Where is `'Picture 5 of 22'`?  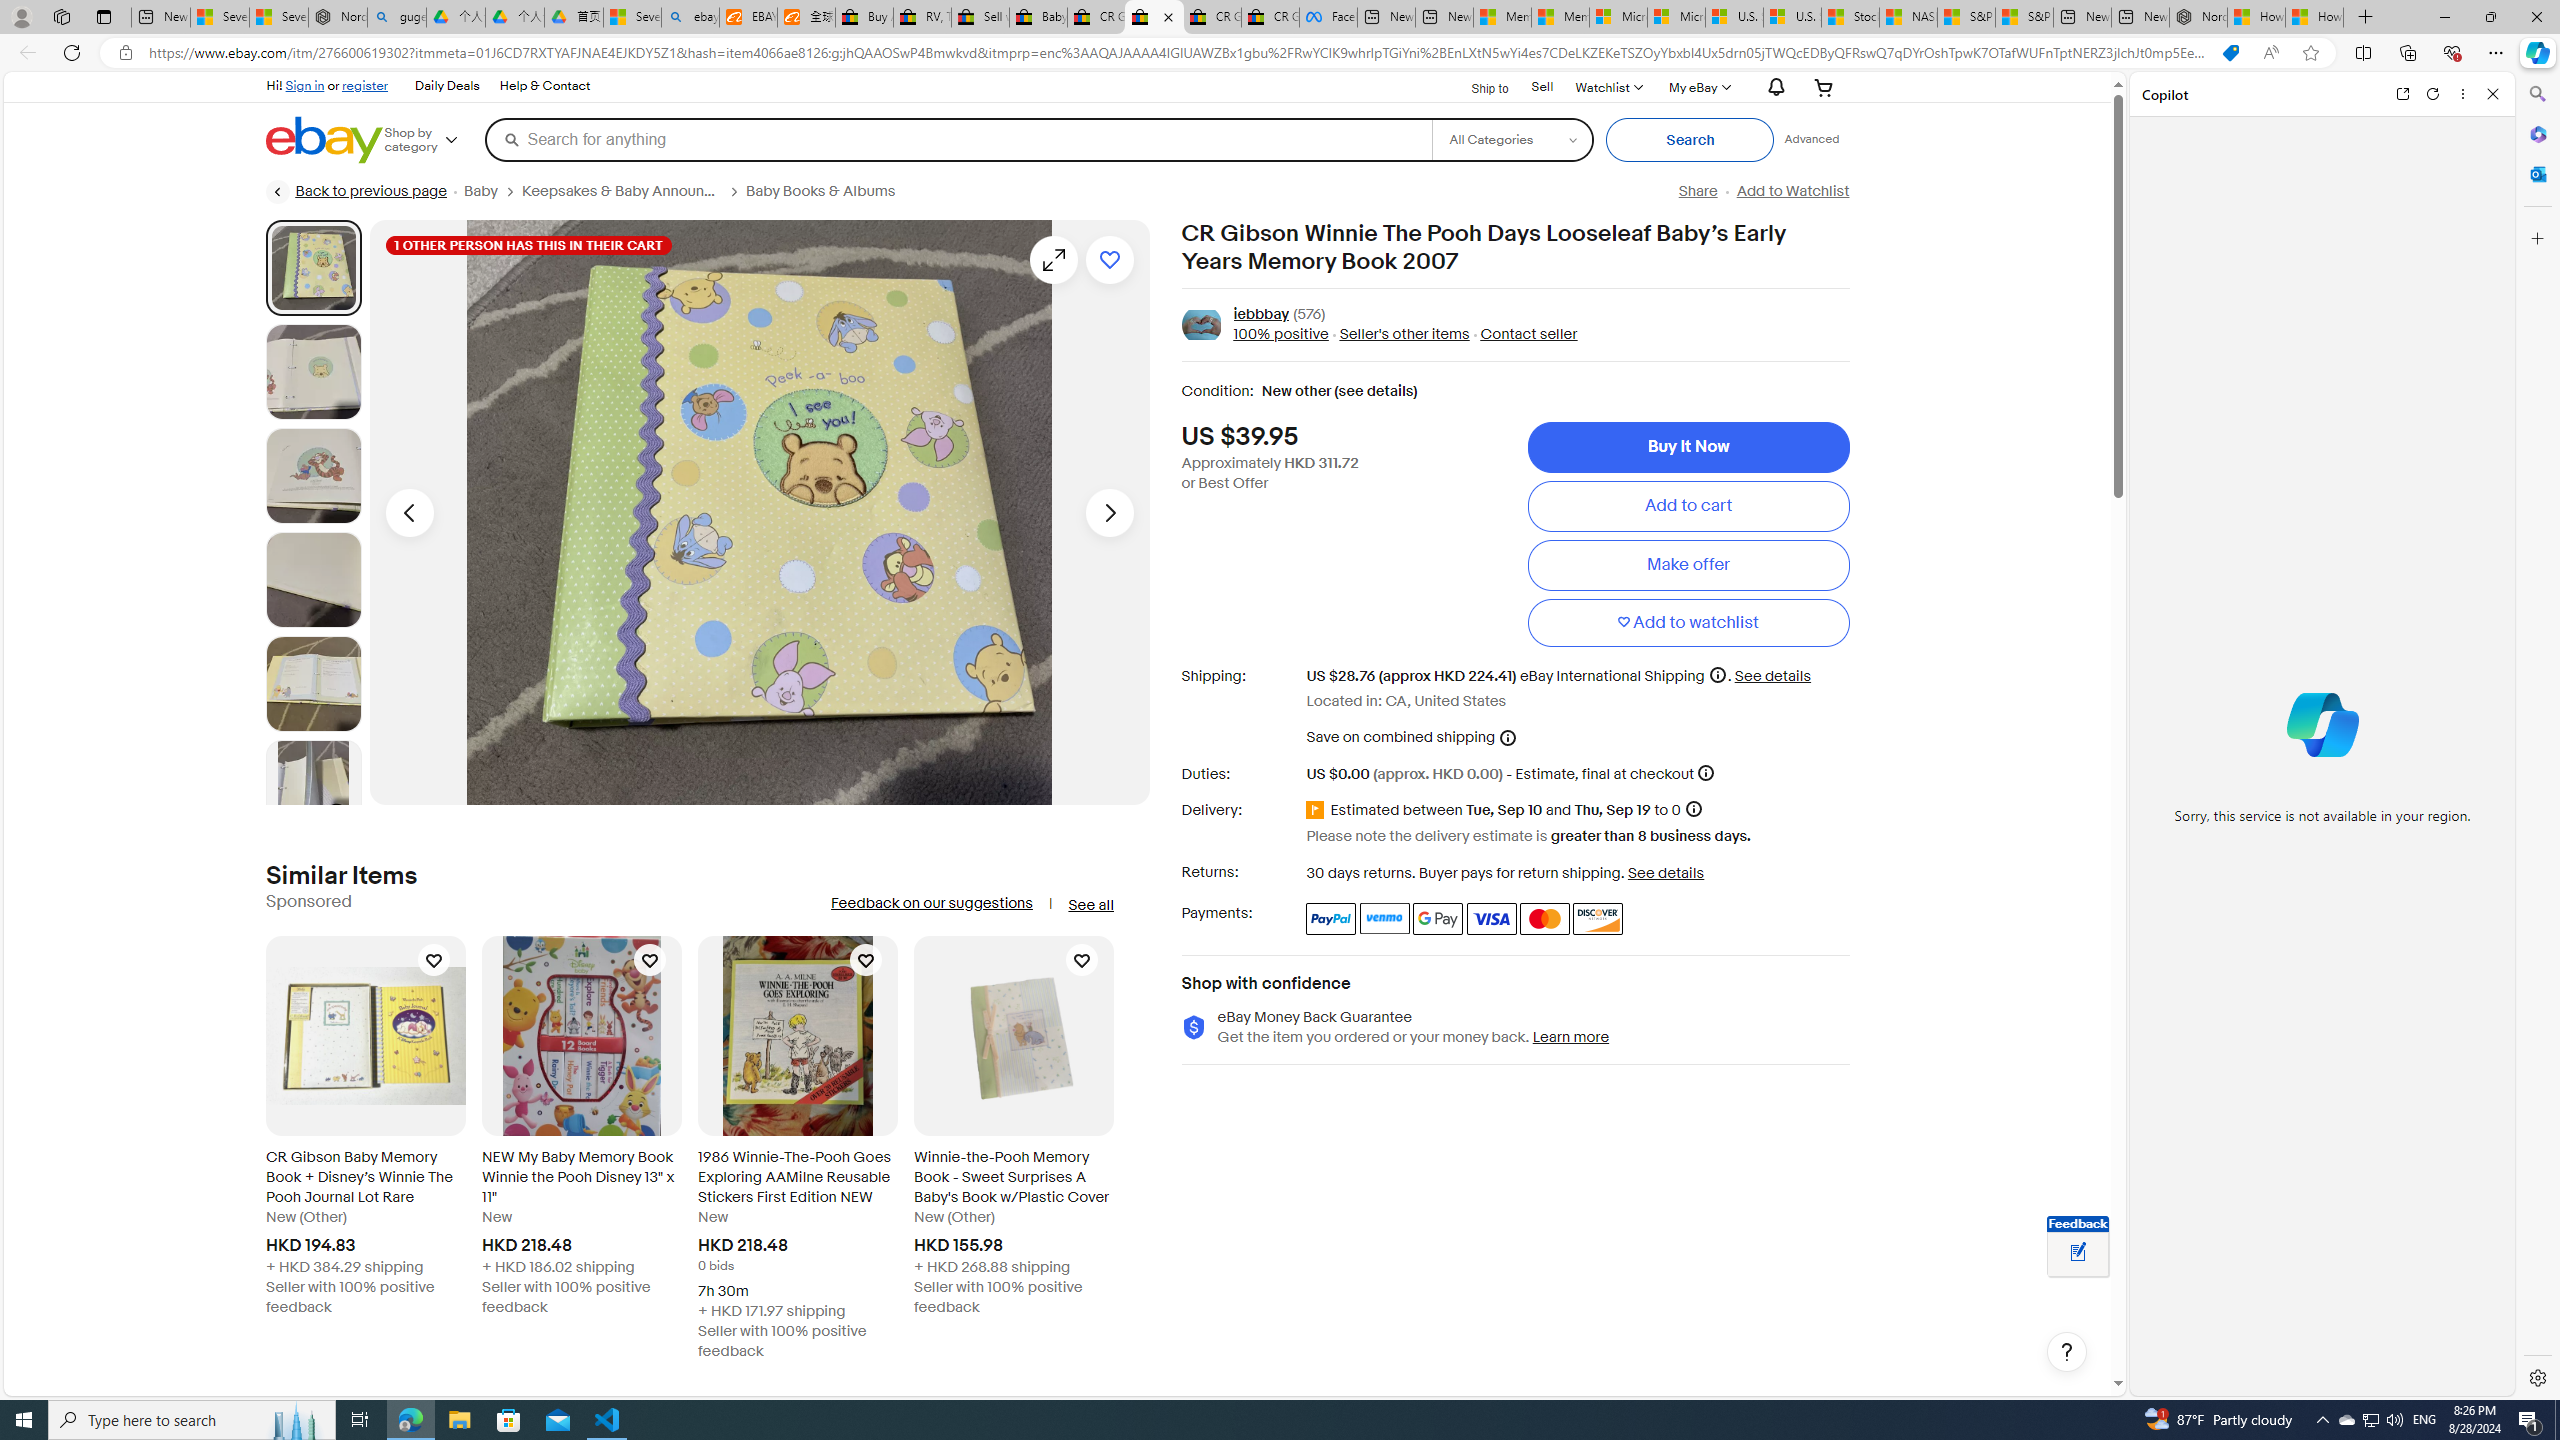 'Picture 5 of 22' is located at coordinates (313, 683).